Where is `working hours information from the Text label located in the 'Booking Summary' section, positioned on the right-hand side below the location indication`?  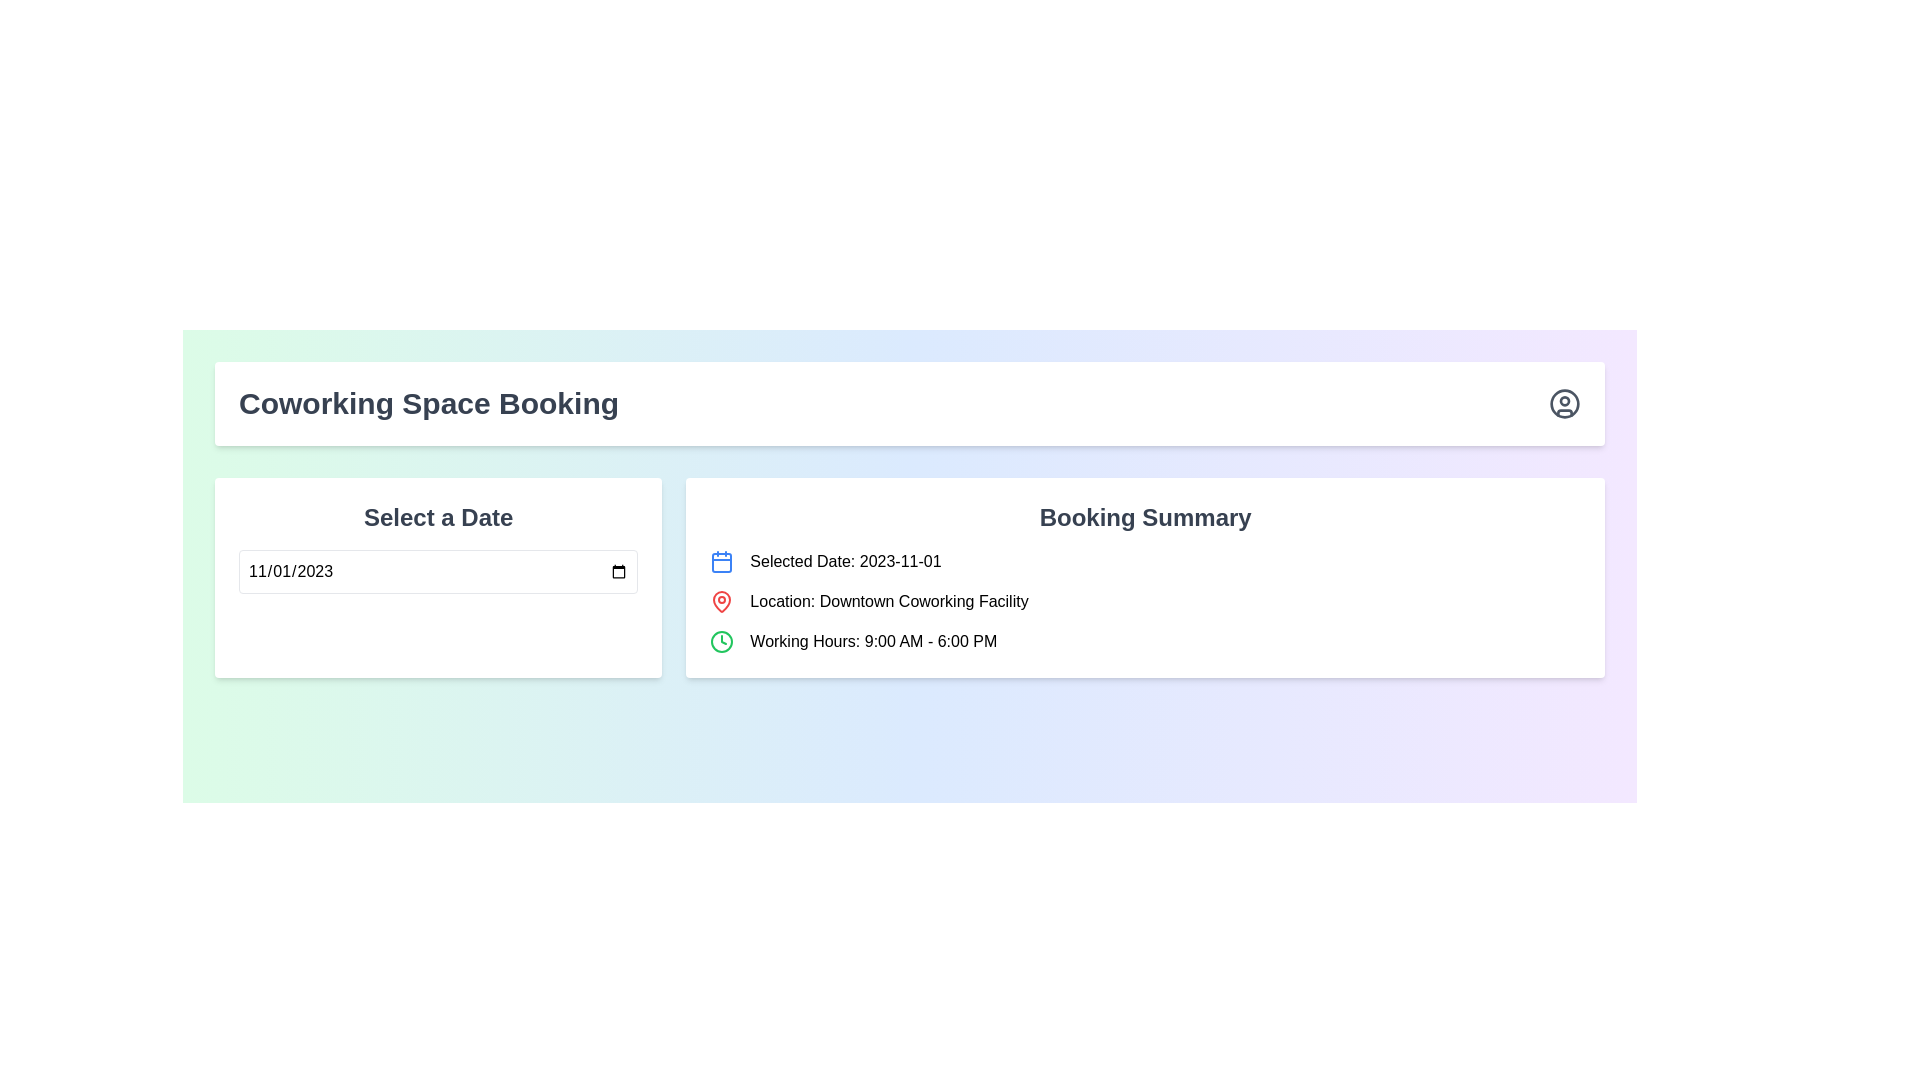
working hours information from the Text label located in the 'Booking Summary' section, positioned on the right-hand side below the location indication is located at coordinates (873, 641).